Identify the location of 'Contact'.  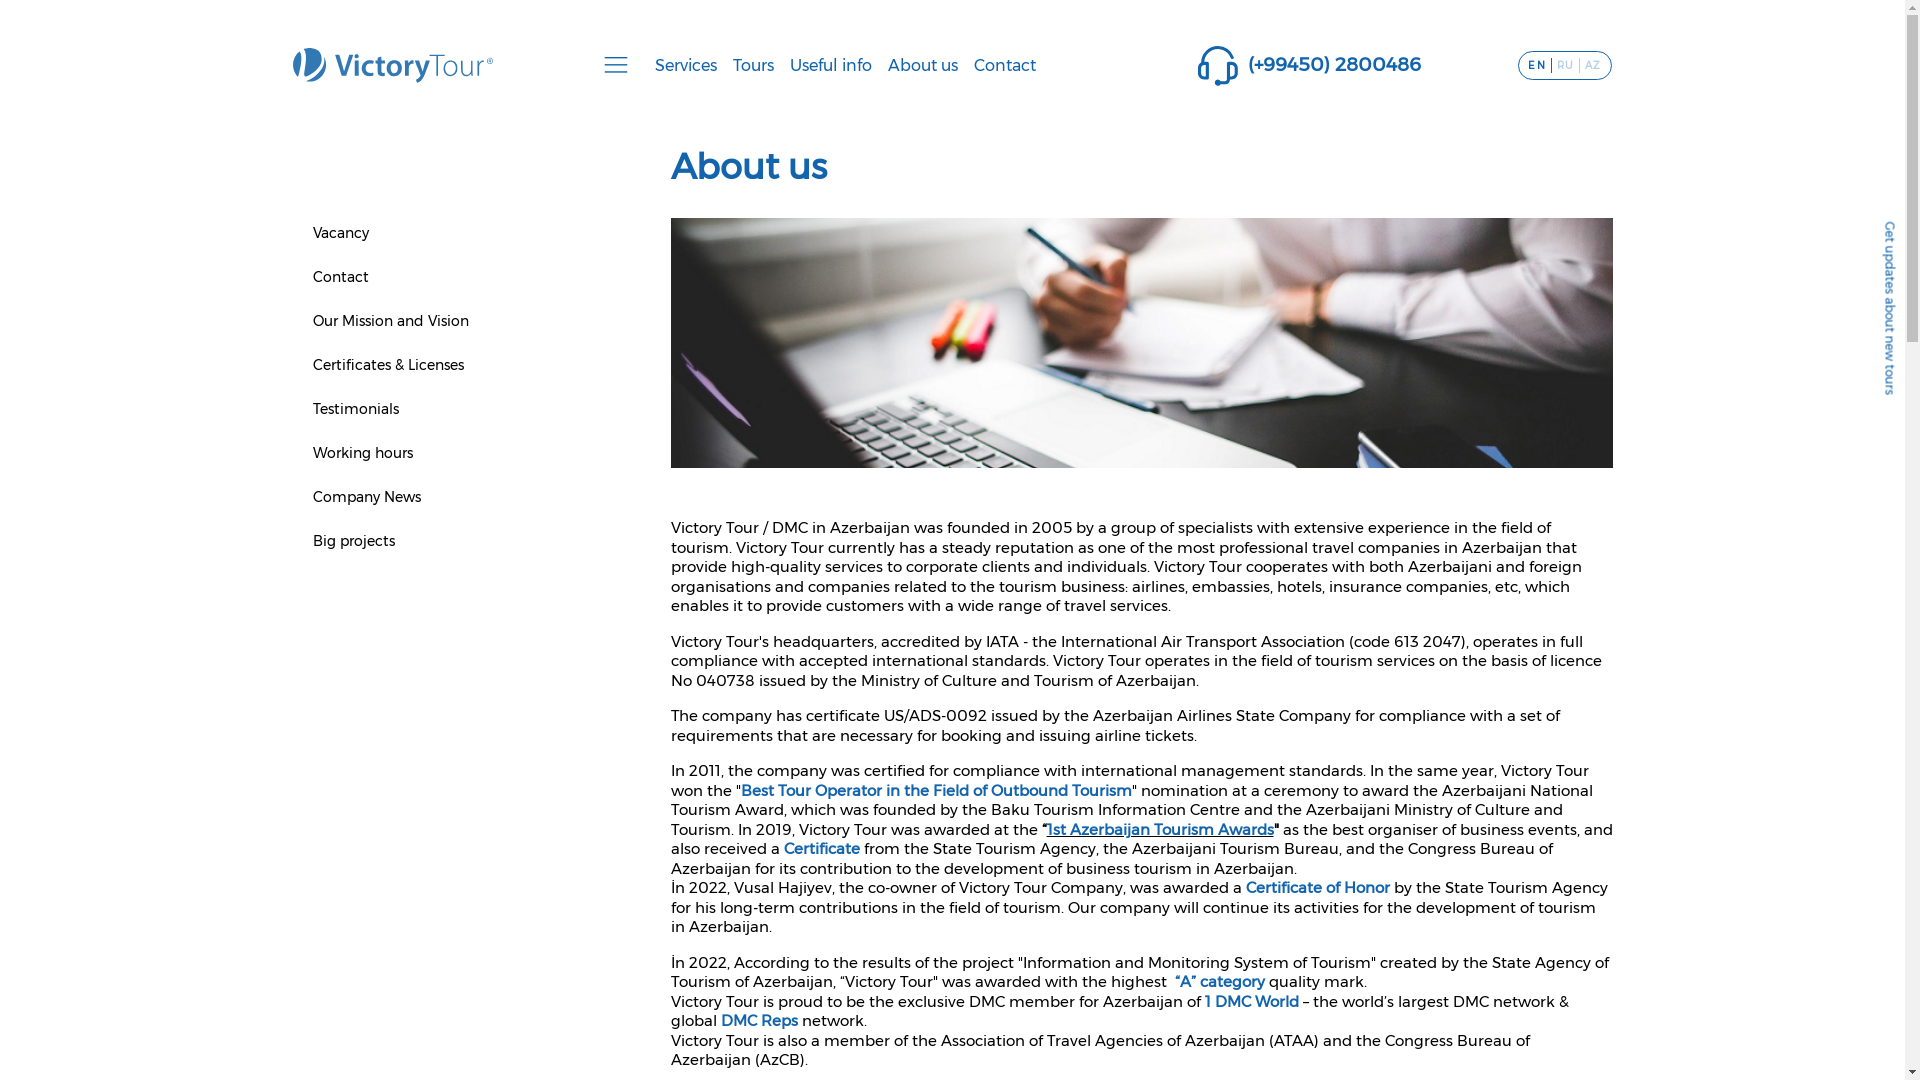
(340, 277).